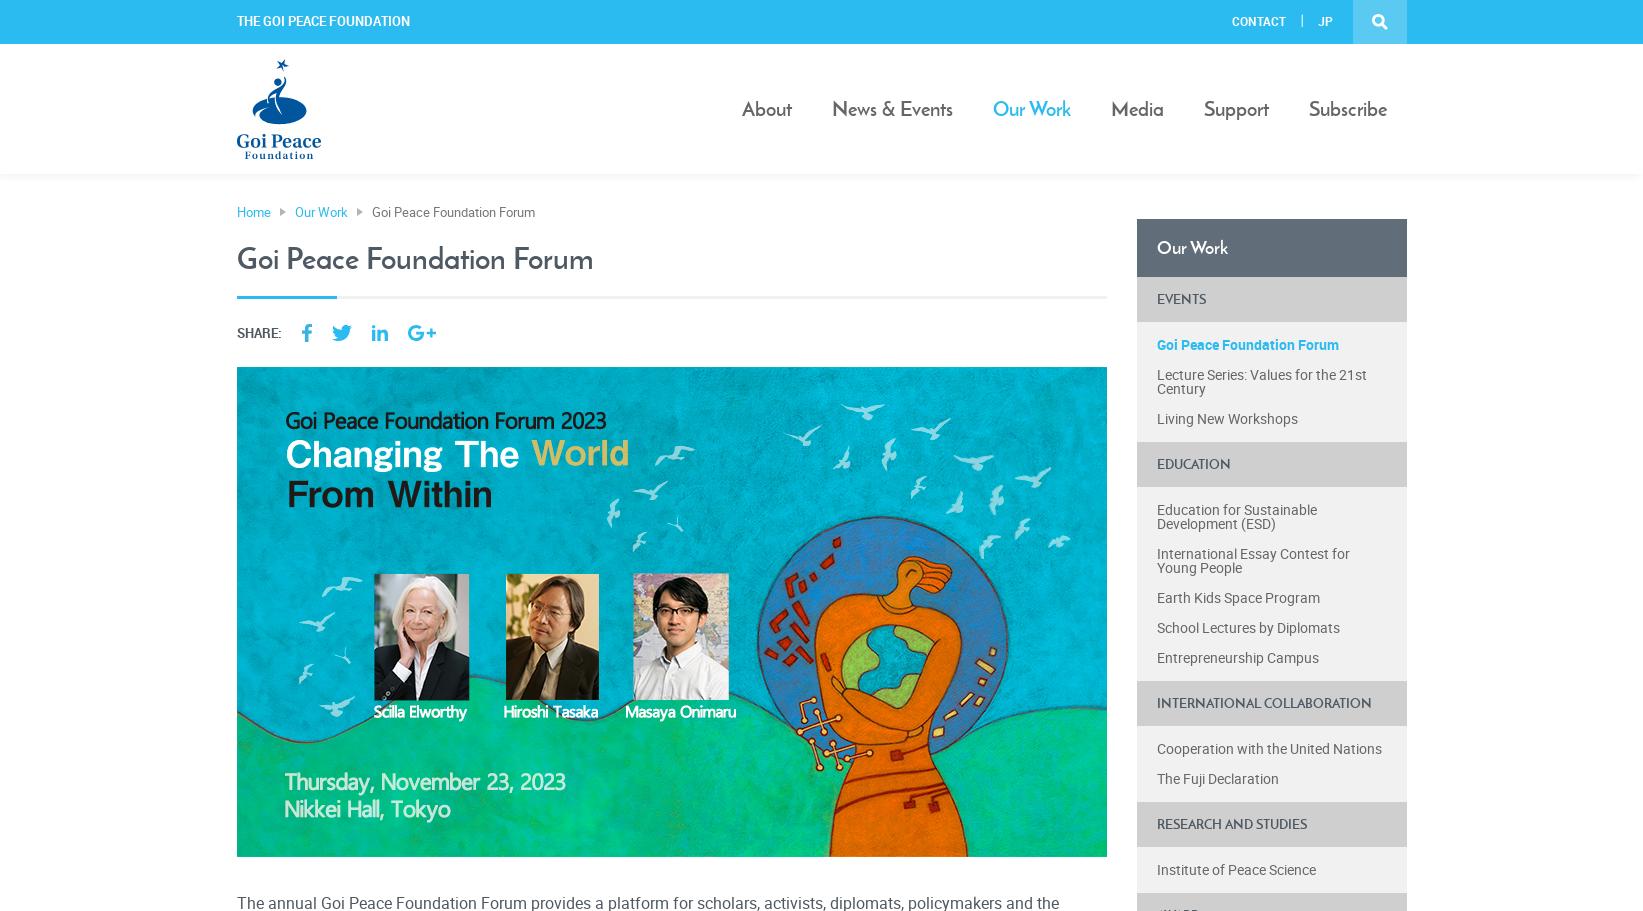  I want to click on 'Publications', so click(1151, 175).